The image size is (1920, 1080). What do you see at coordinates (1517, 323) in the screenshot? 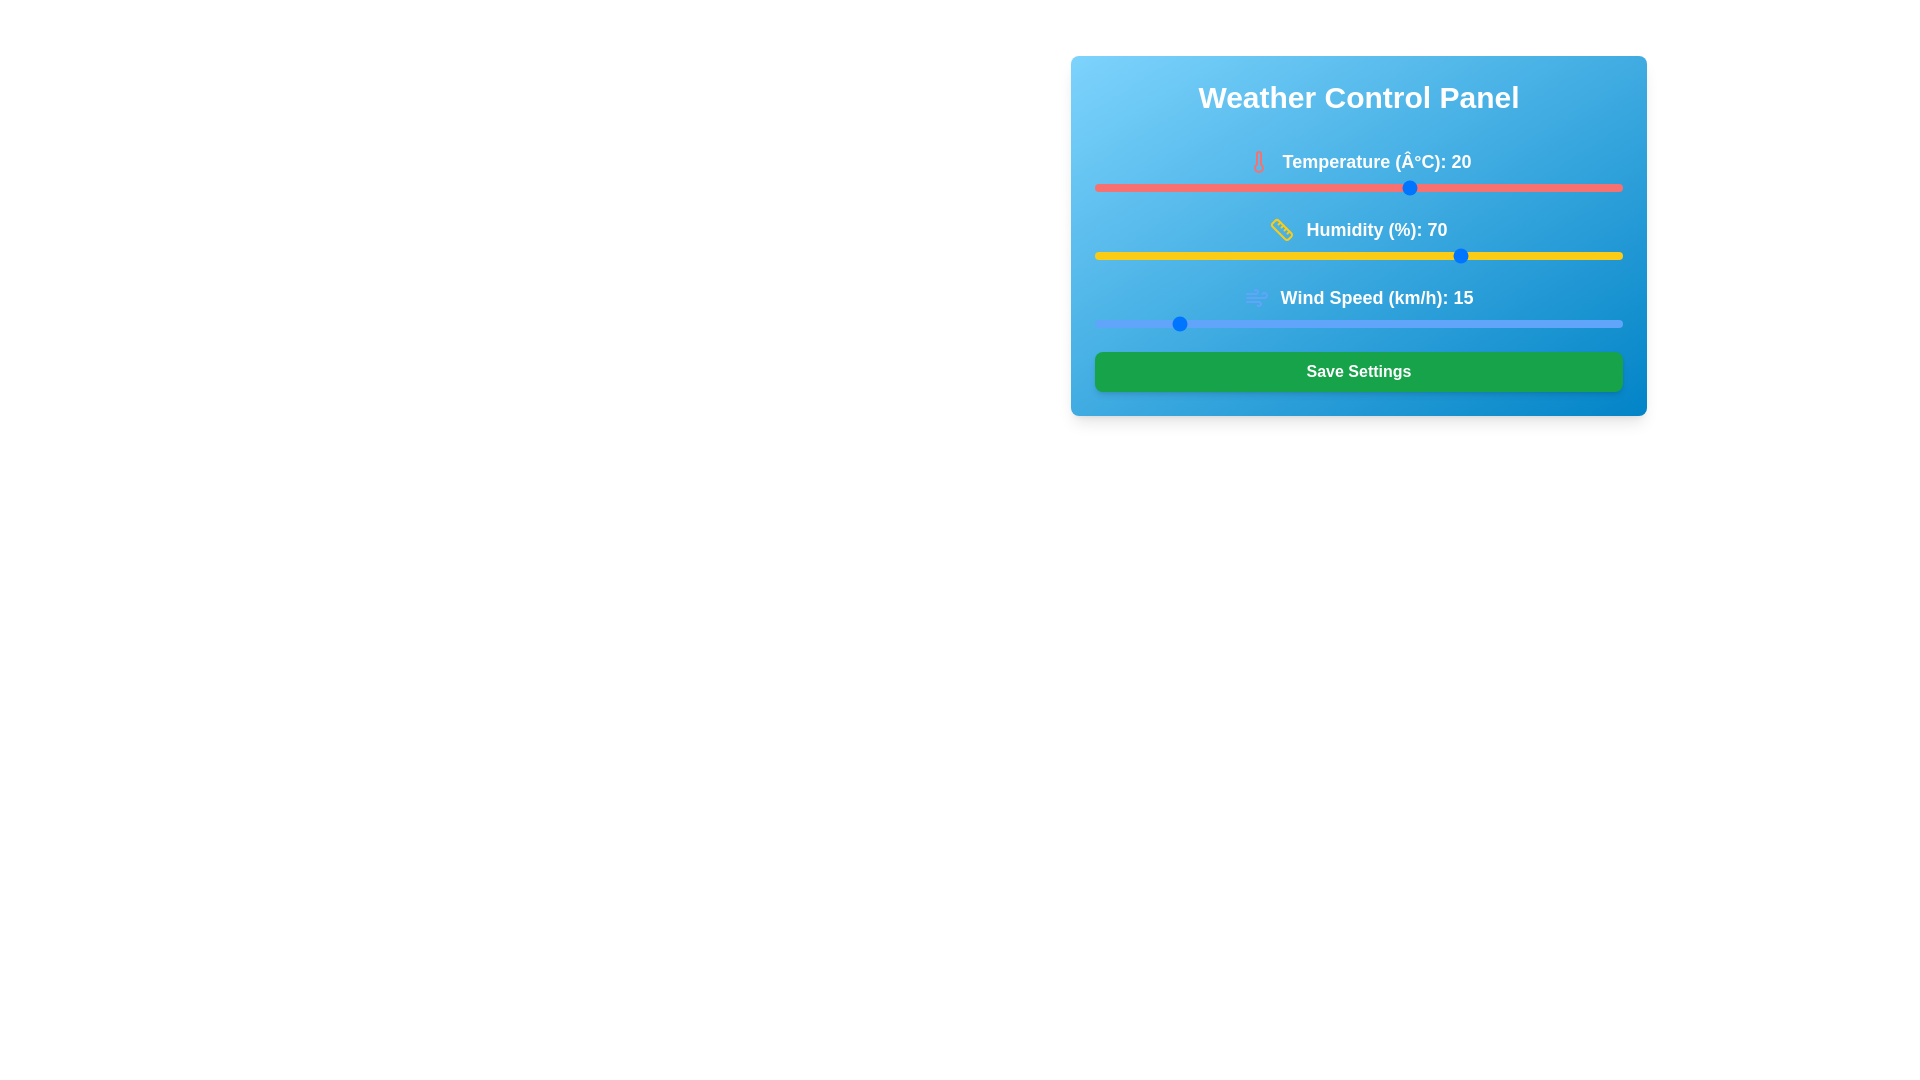
I see `wind speed` at bounding box center [1517, 323].